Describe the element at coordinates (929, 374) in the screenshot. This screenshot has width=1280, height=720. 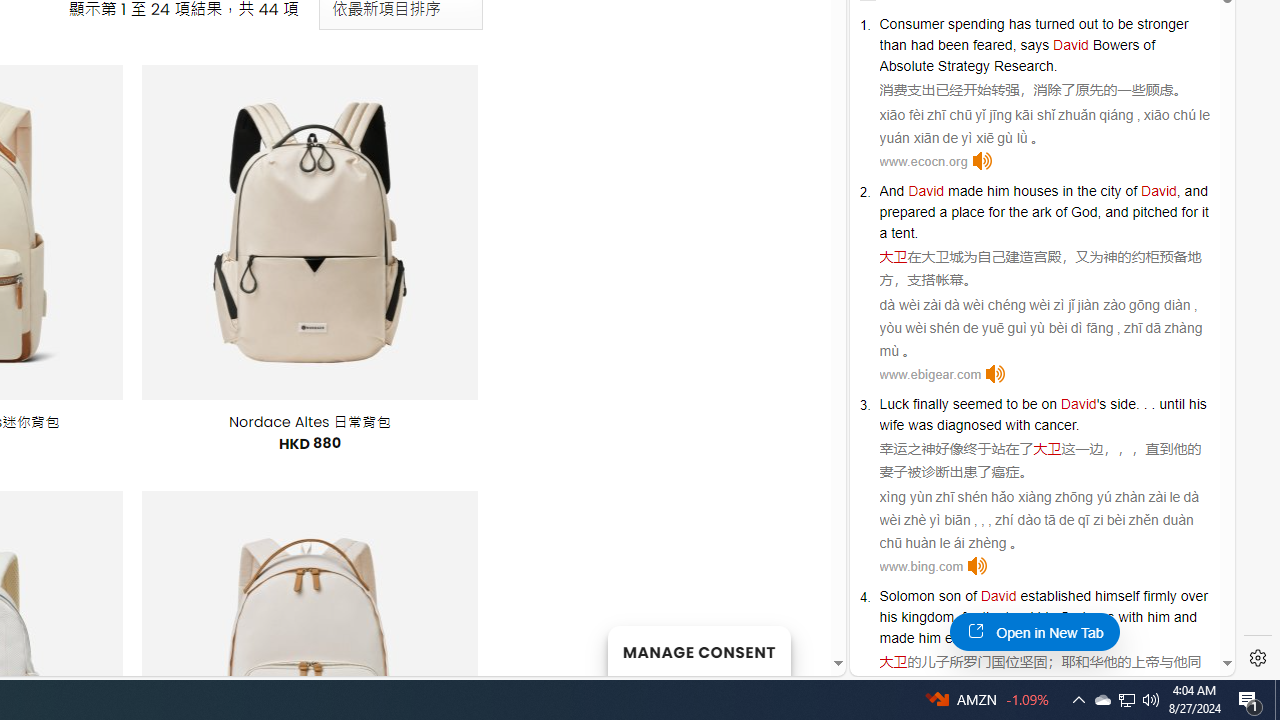
I see `'www.ebigear.com'` at that location.